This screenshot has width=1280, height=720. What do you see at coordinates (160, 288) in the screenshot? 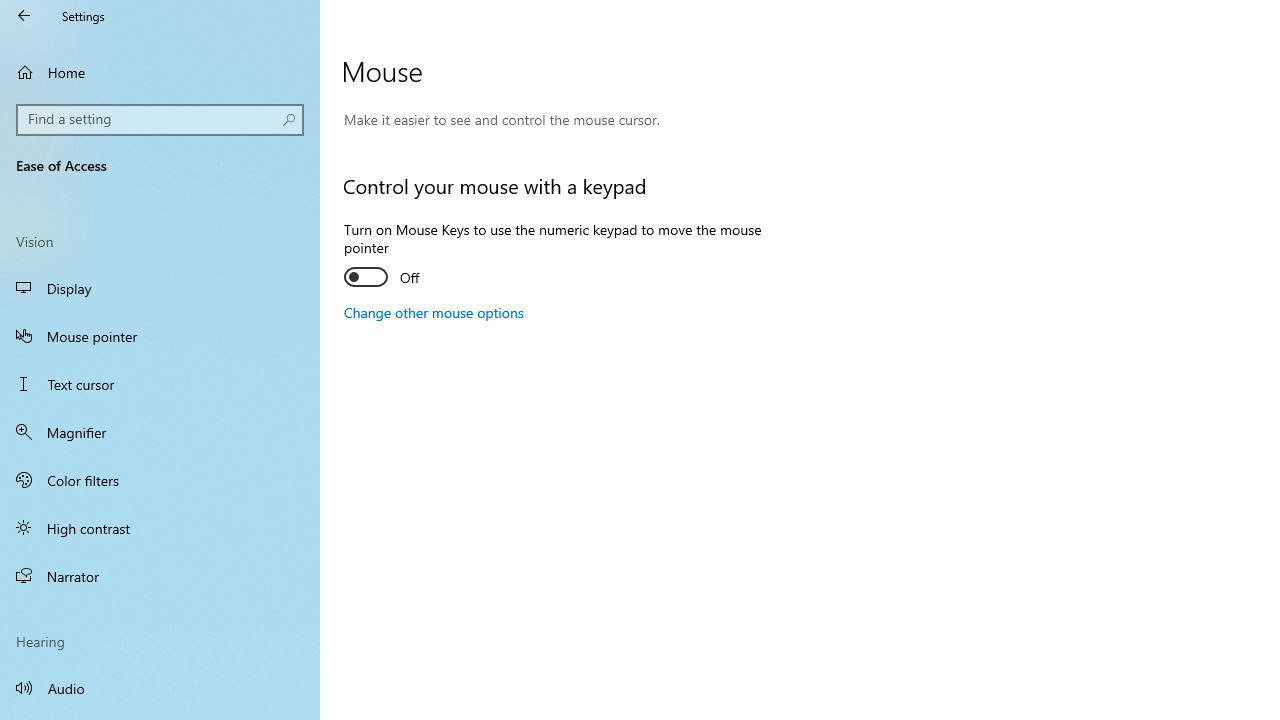
I see `'Display'` at bounding box center [160, 288].